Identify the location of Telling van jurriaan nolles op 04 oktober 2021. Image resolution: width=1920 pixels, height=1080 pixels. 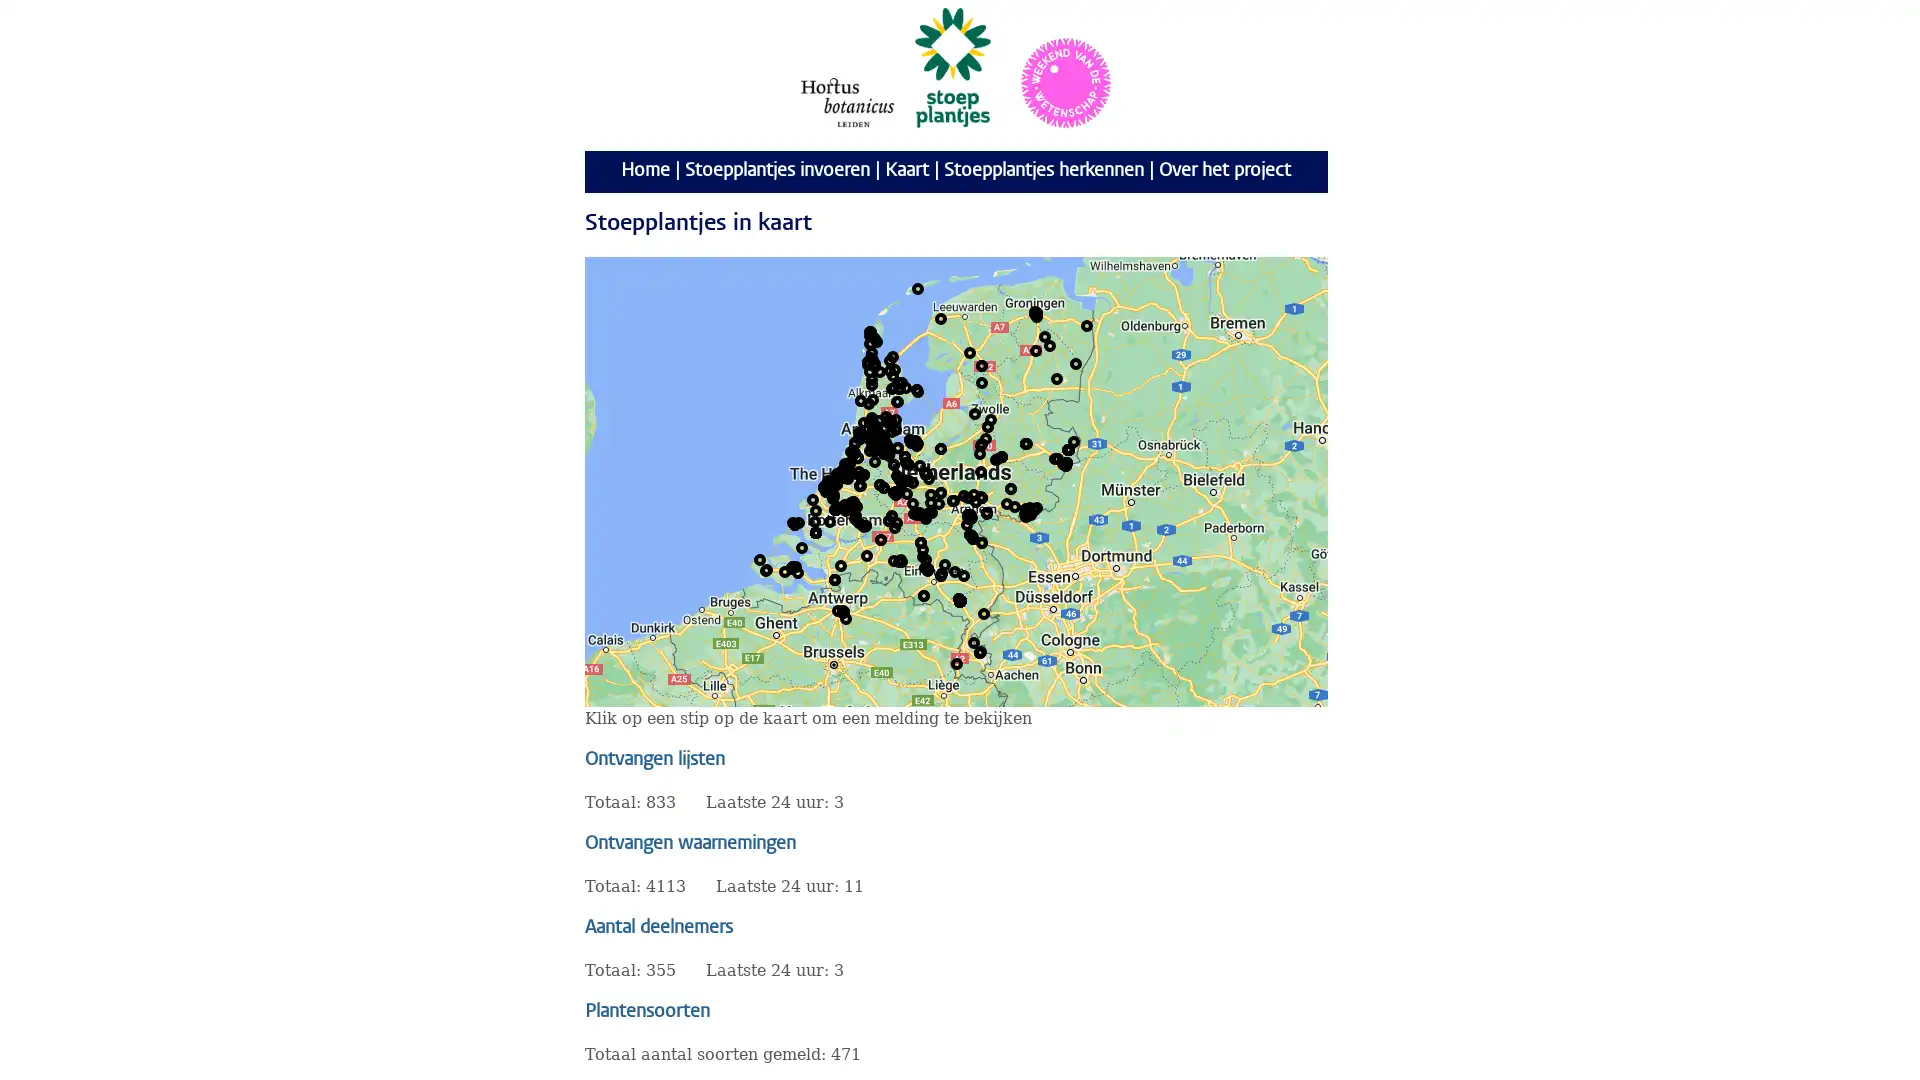
(944, 563).